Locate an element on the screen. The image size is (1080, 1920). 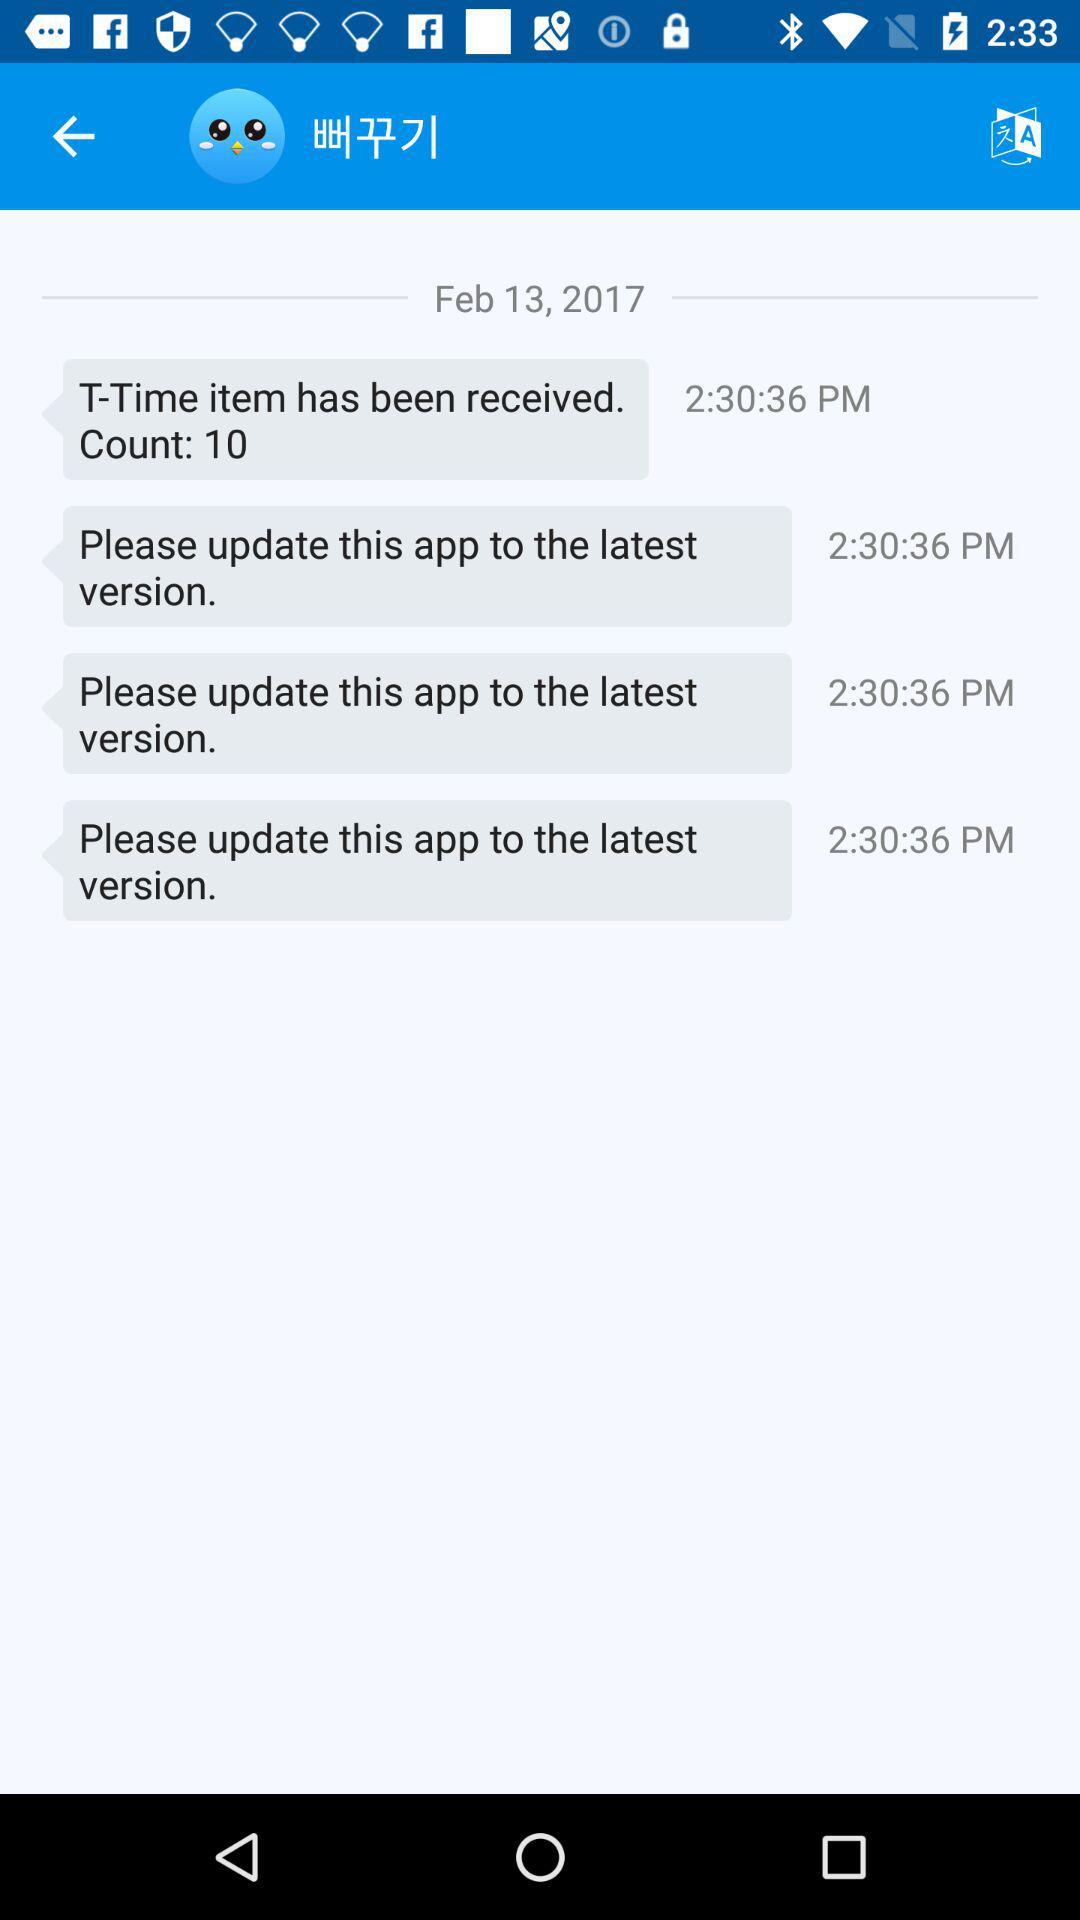
the t time item item is located at coordinates (344, 418).